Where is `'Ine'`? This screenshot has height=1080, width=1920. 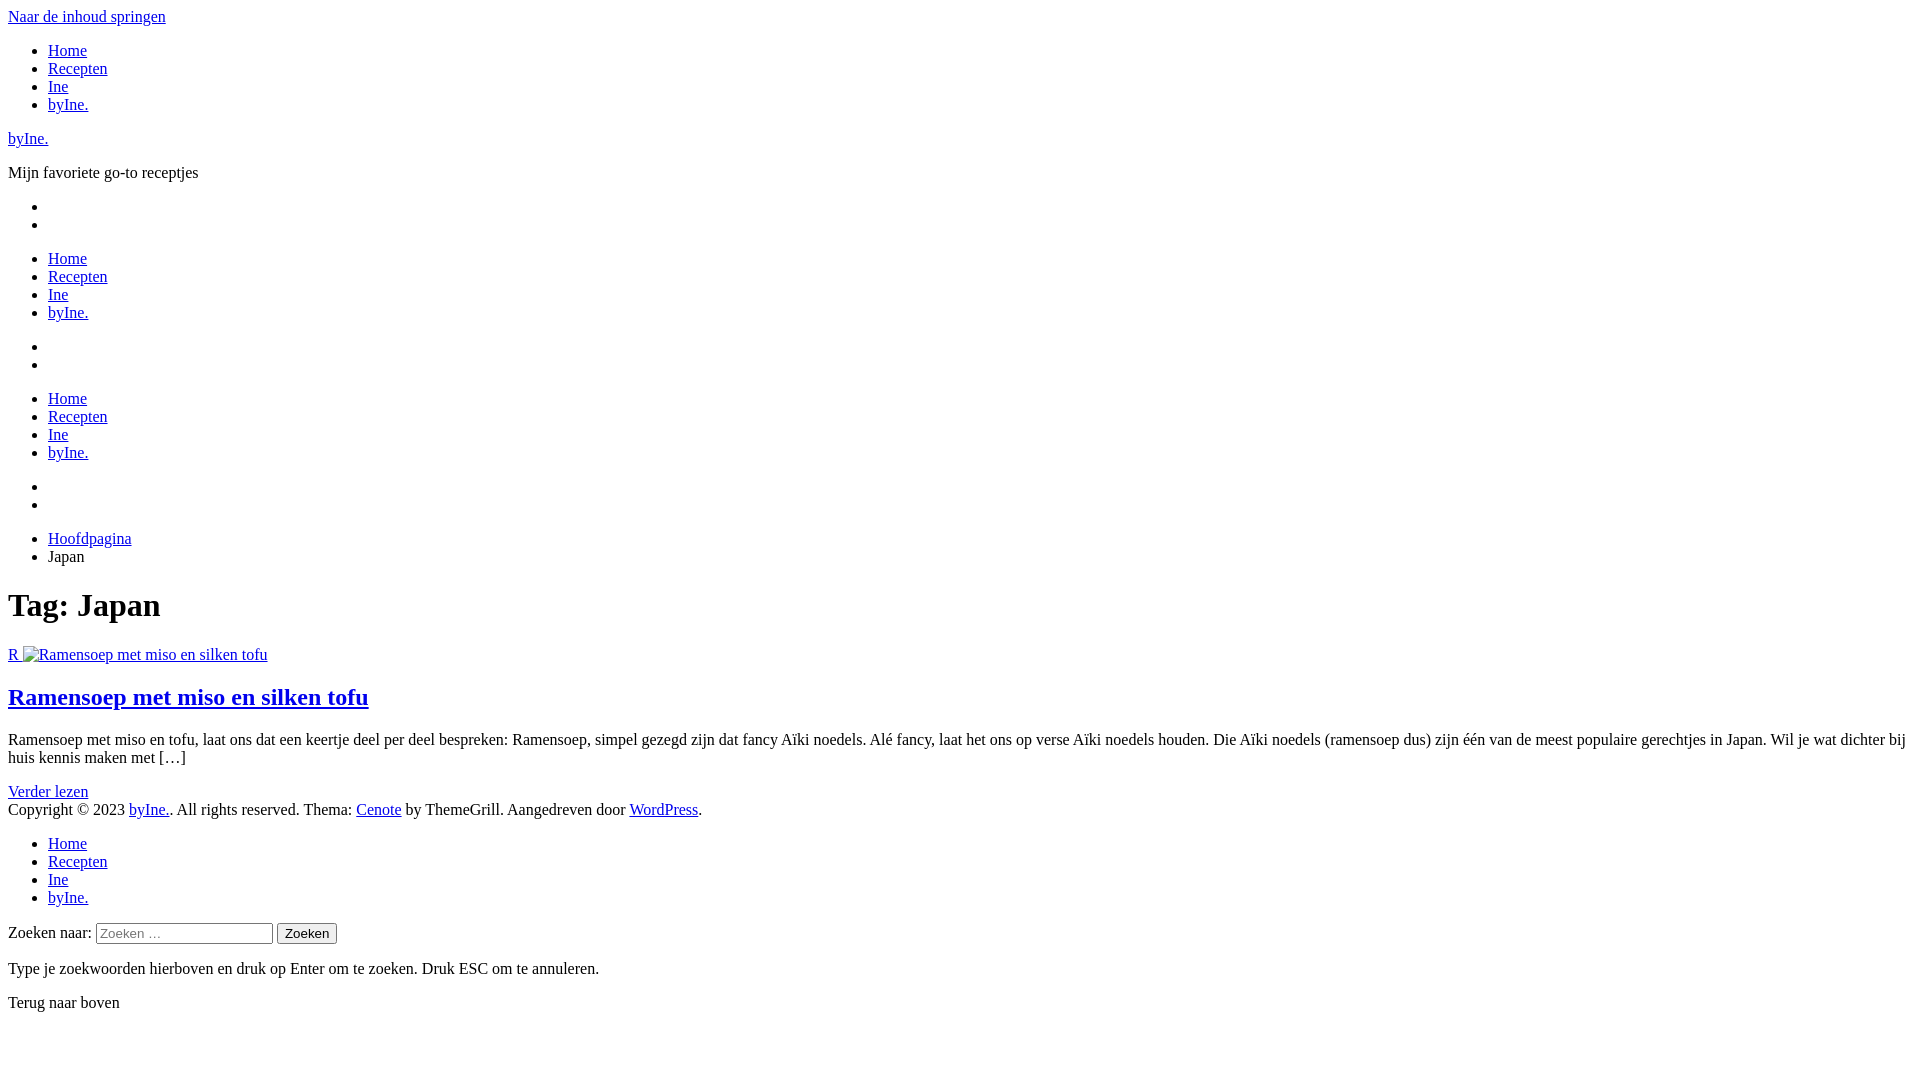 'Ine' is located at coordinates (57, 878).